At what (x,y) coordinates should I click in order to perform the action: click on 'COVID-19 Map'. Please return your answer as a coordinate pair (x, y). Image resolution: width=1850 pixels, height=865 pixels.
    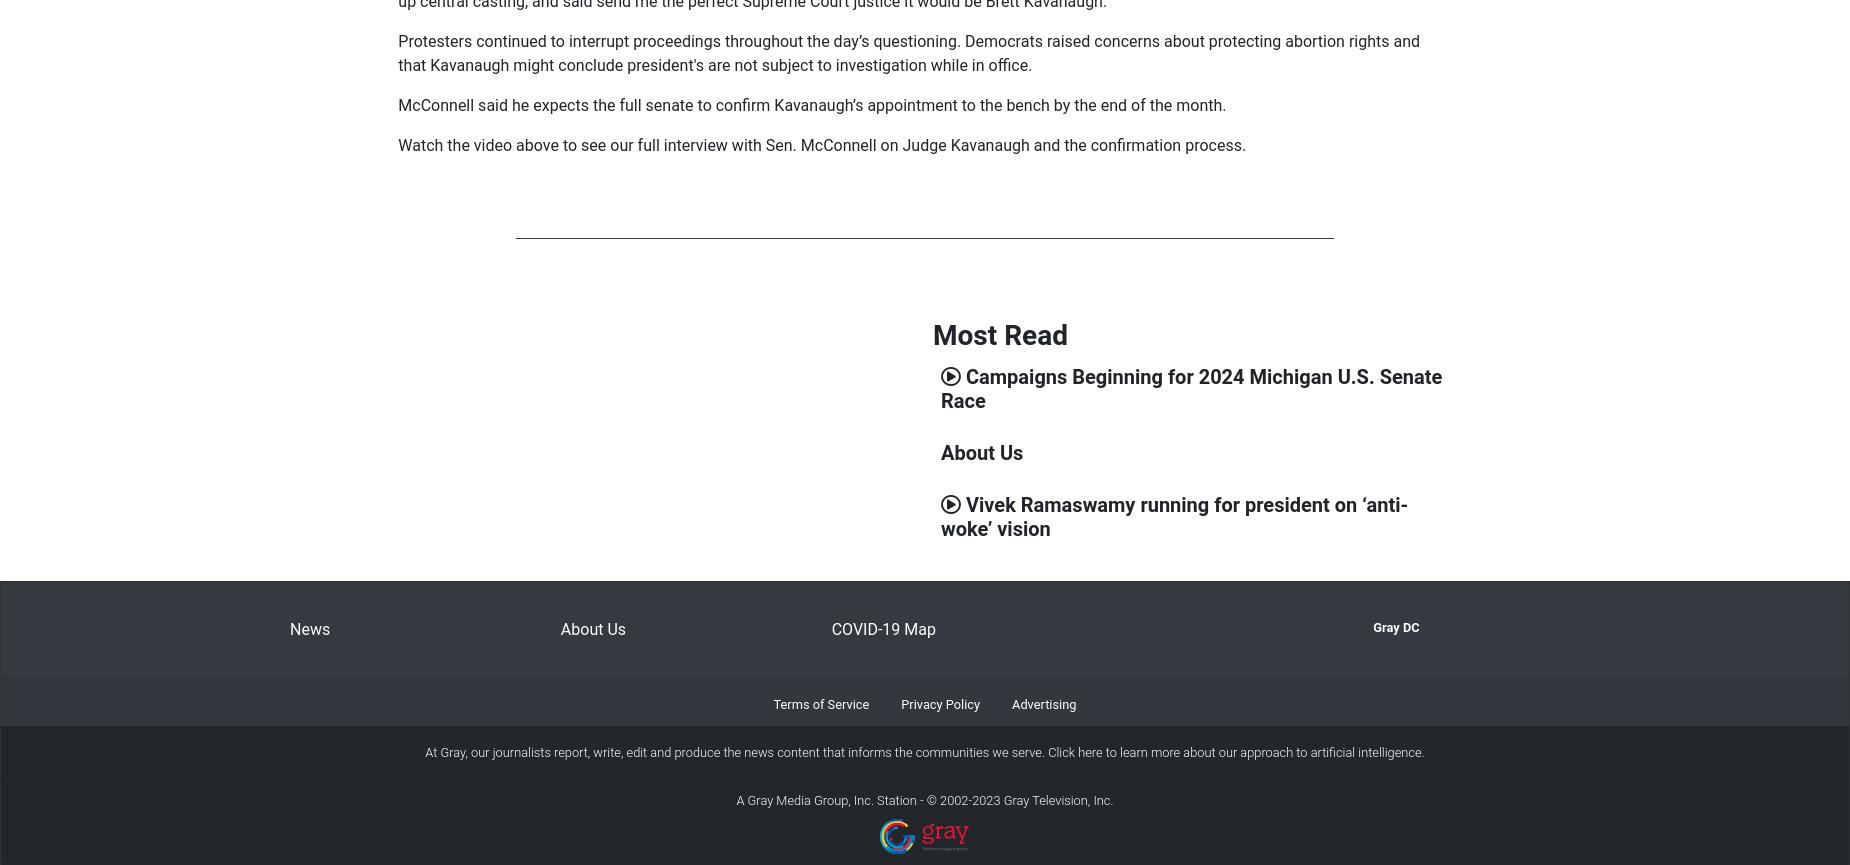
    Looking at the image, I should click on (831, 629).